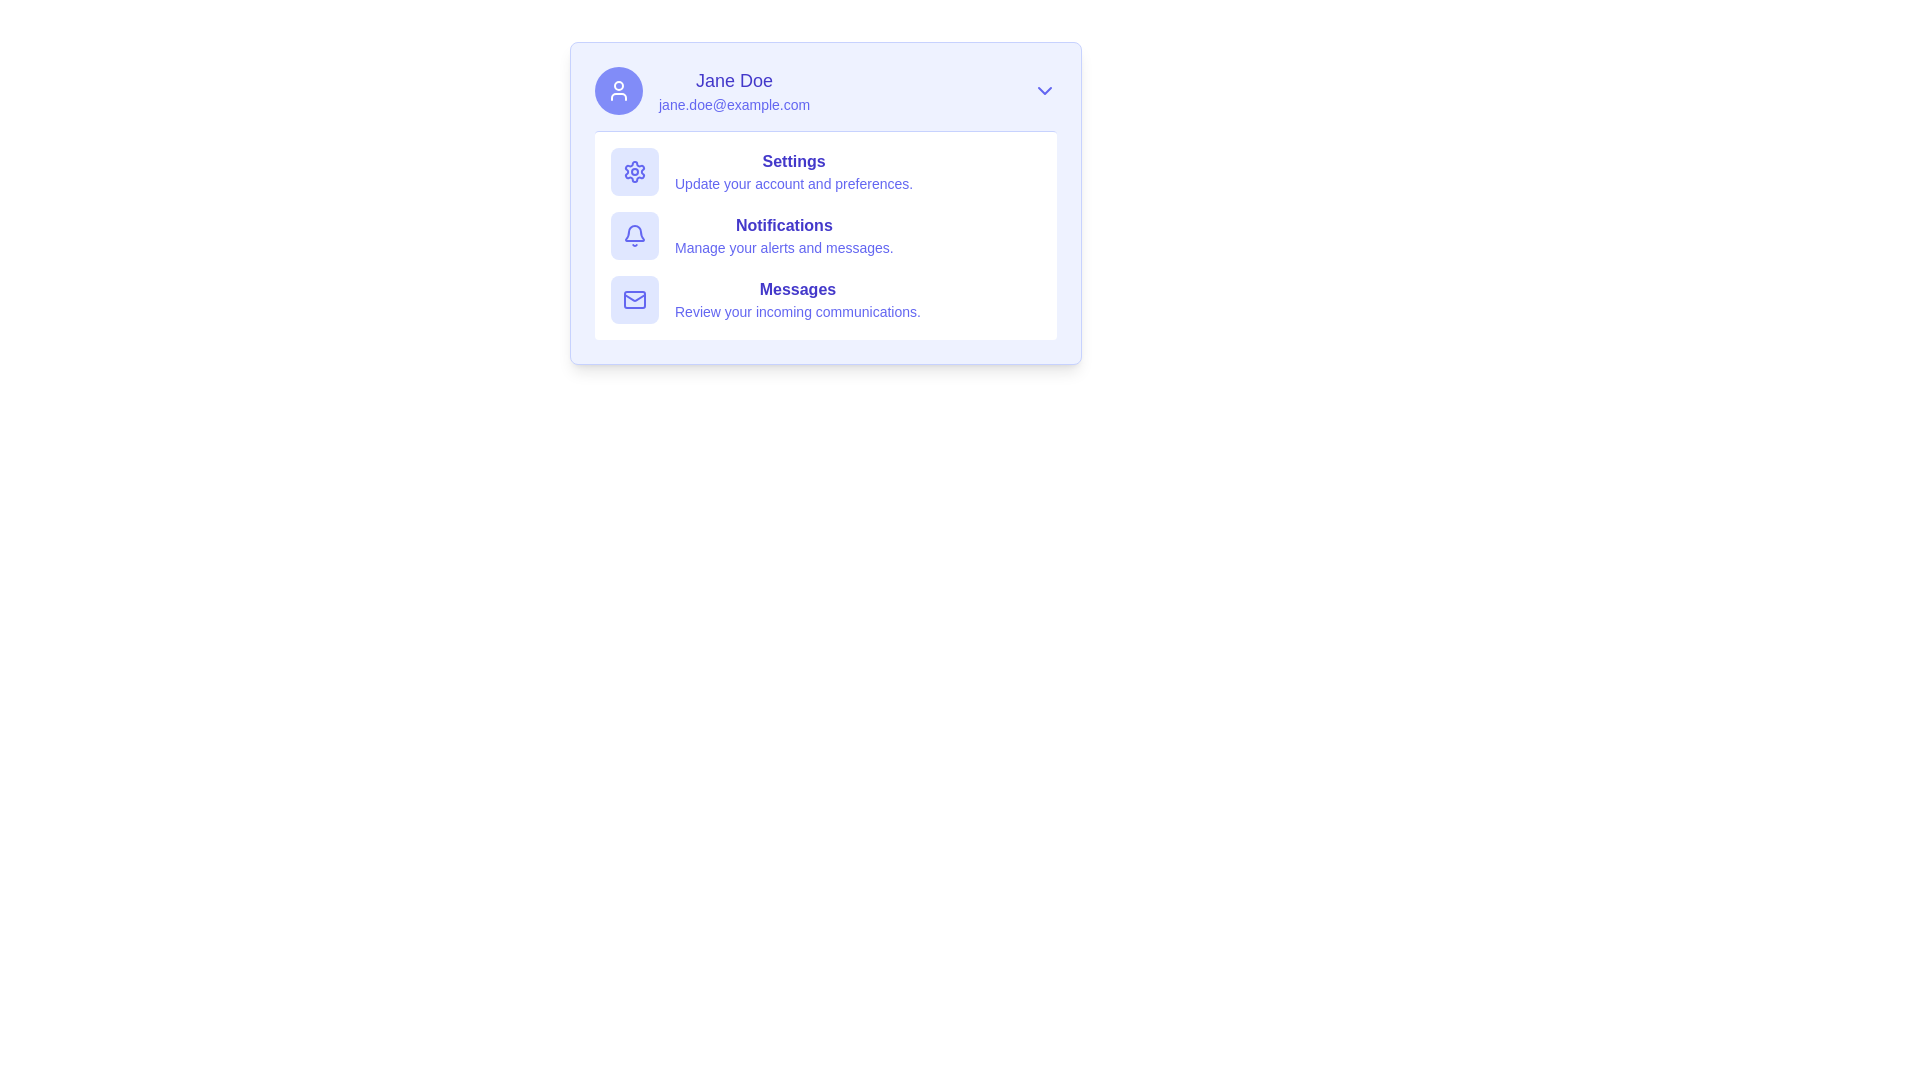  I want to click on the text block displaying 'Messages' with a description 'Review your incoming communications.', so click(796, 300).